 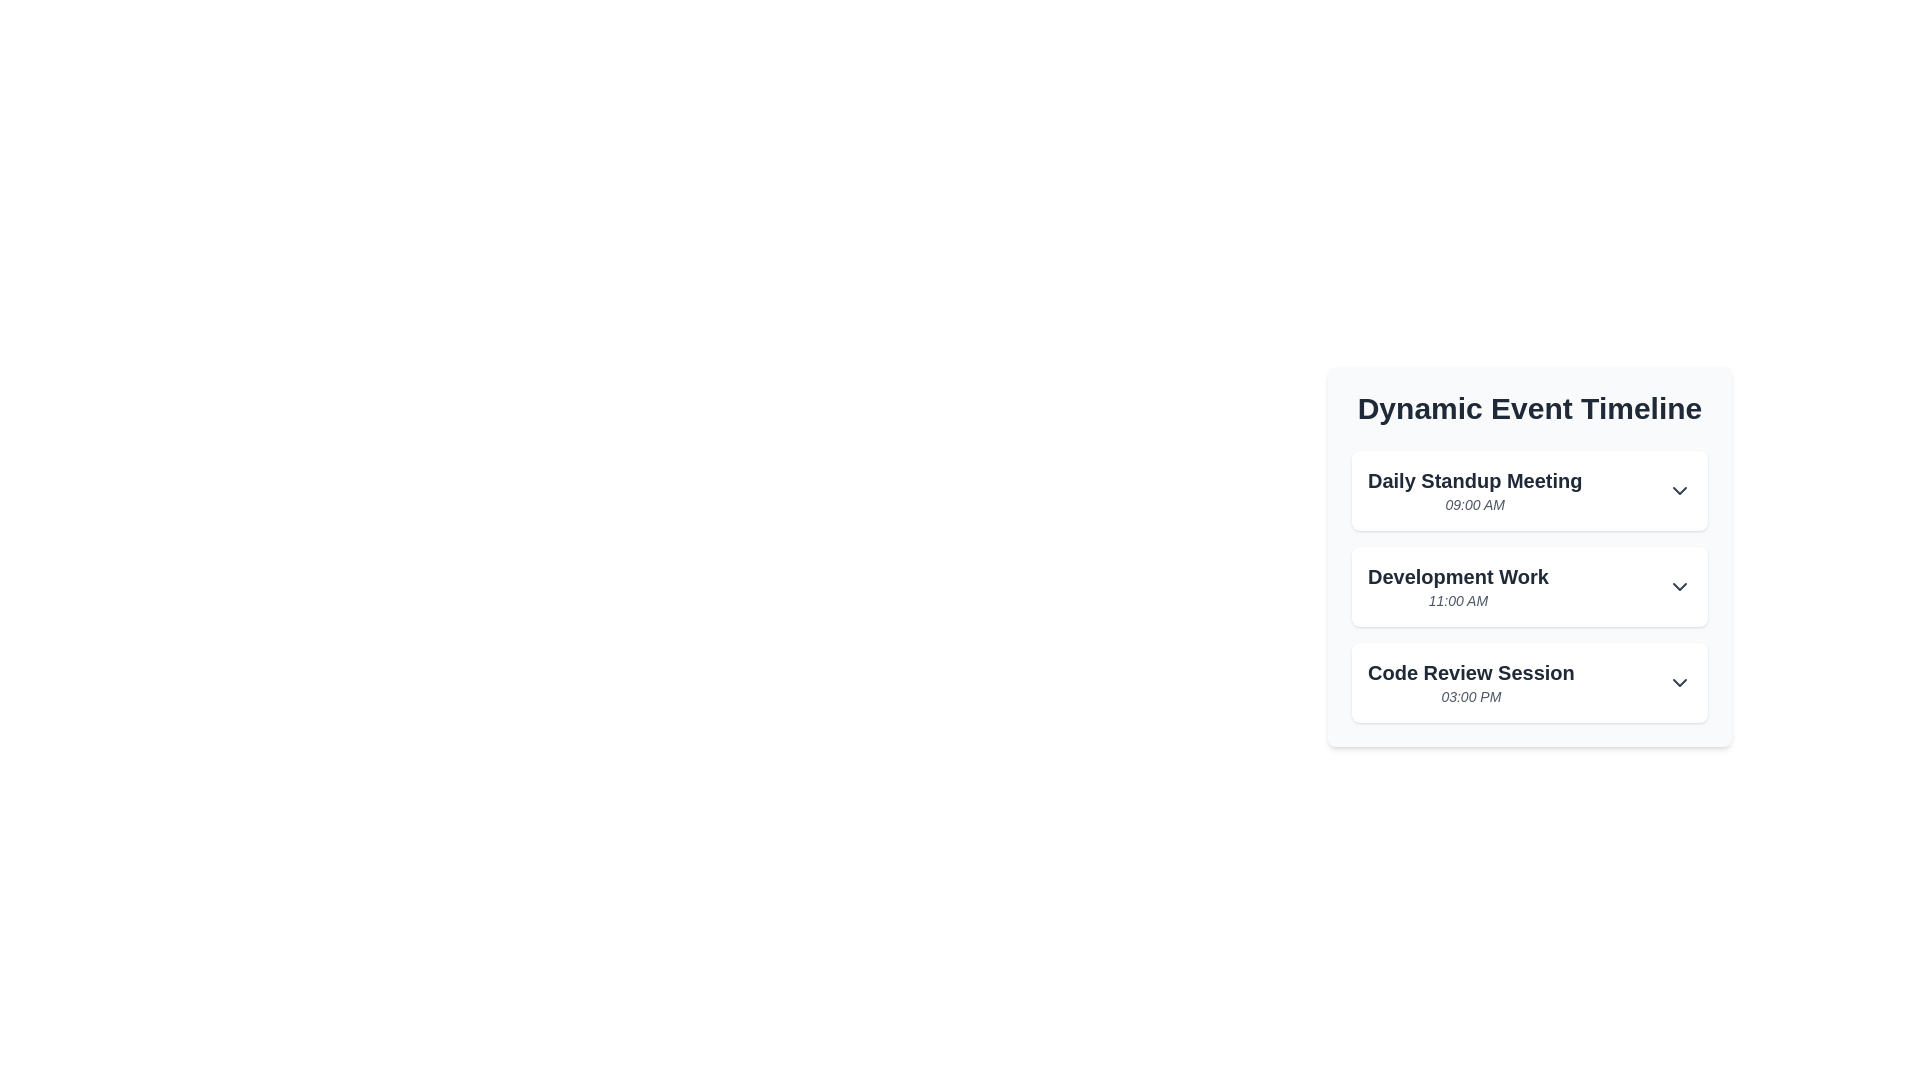 I want to click on the prominent text label displaying 'Development Work' in the second row of the 'Dynamic Event Timeline' list, so click(x=1458, y=577).